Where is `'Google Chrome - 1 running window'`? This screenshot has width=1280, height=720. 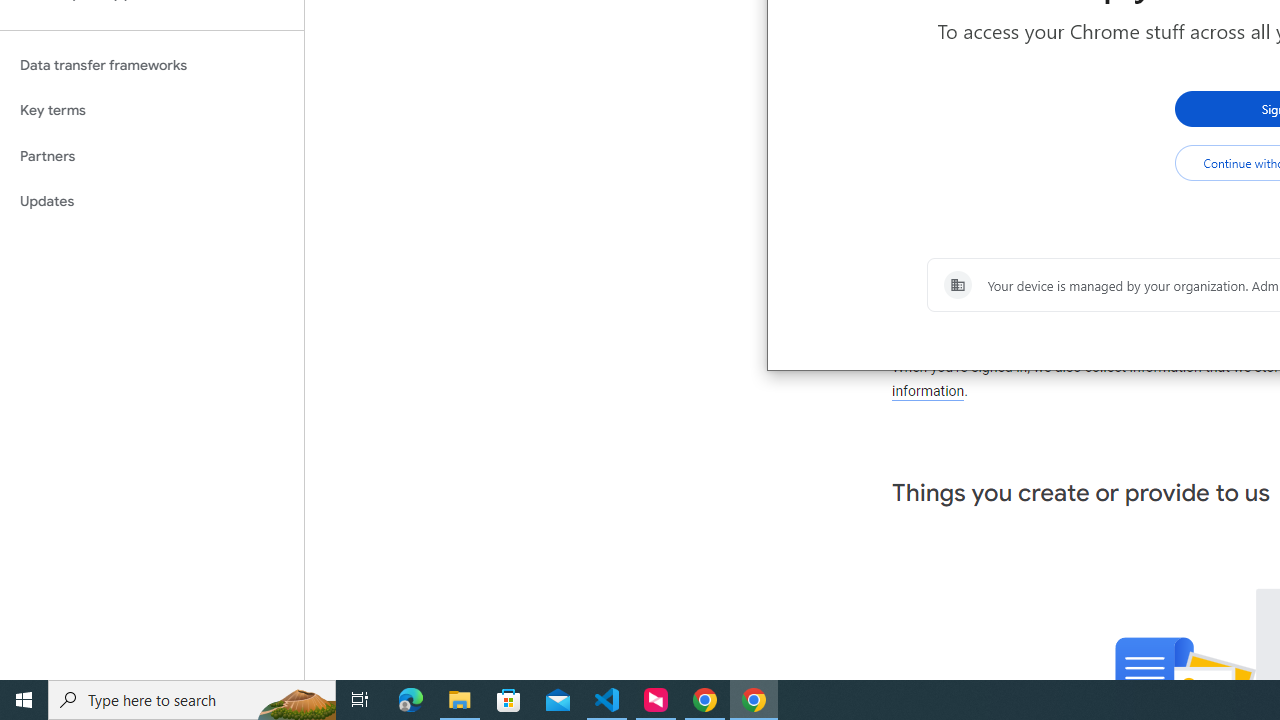 'Google Chrome - 1 running window' is located at coordinates (753, 698).